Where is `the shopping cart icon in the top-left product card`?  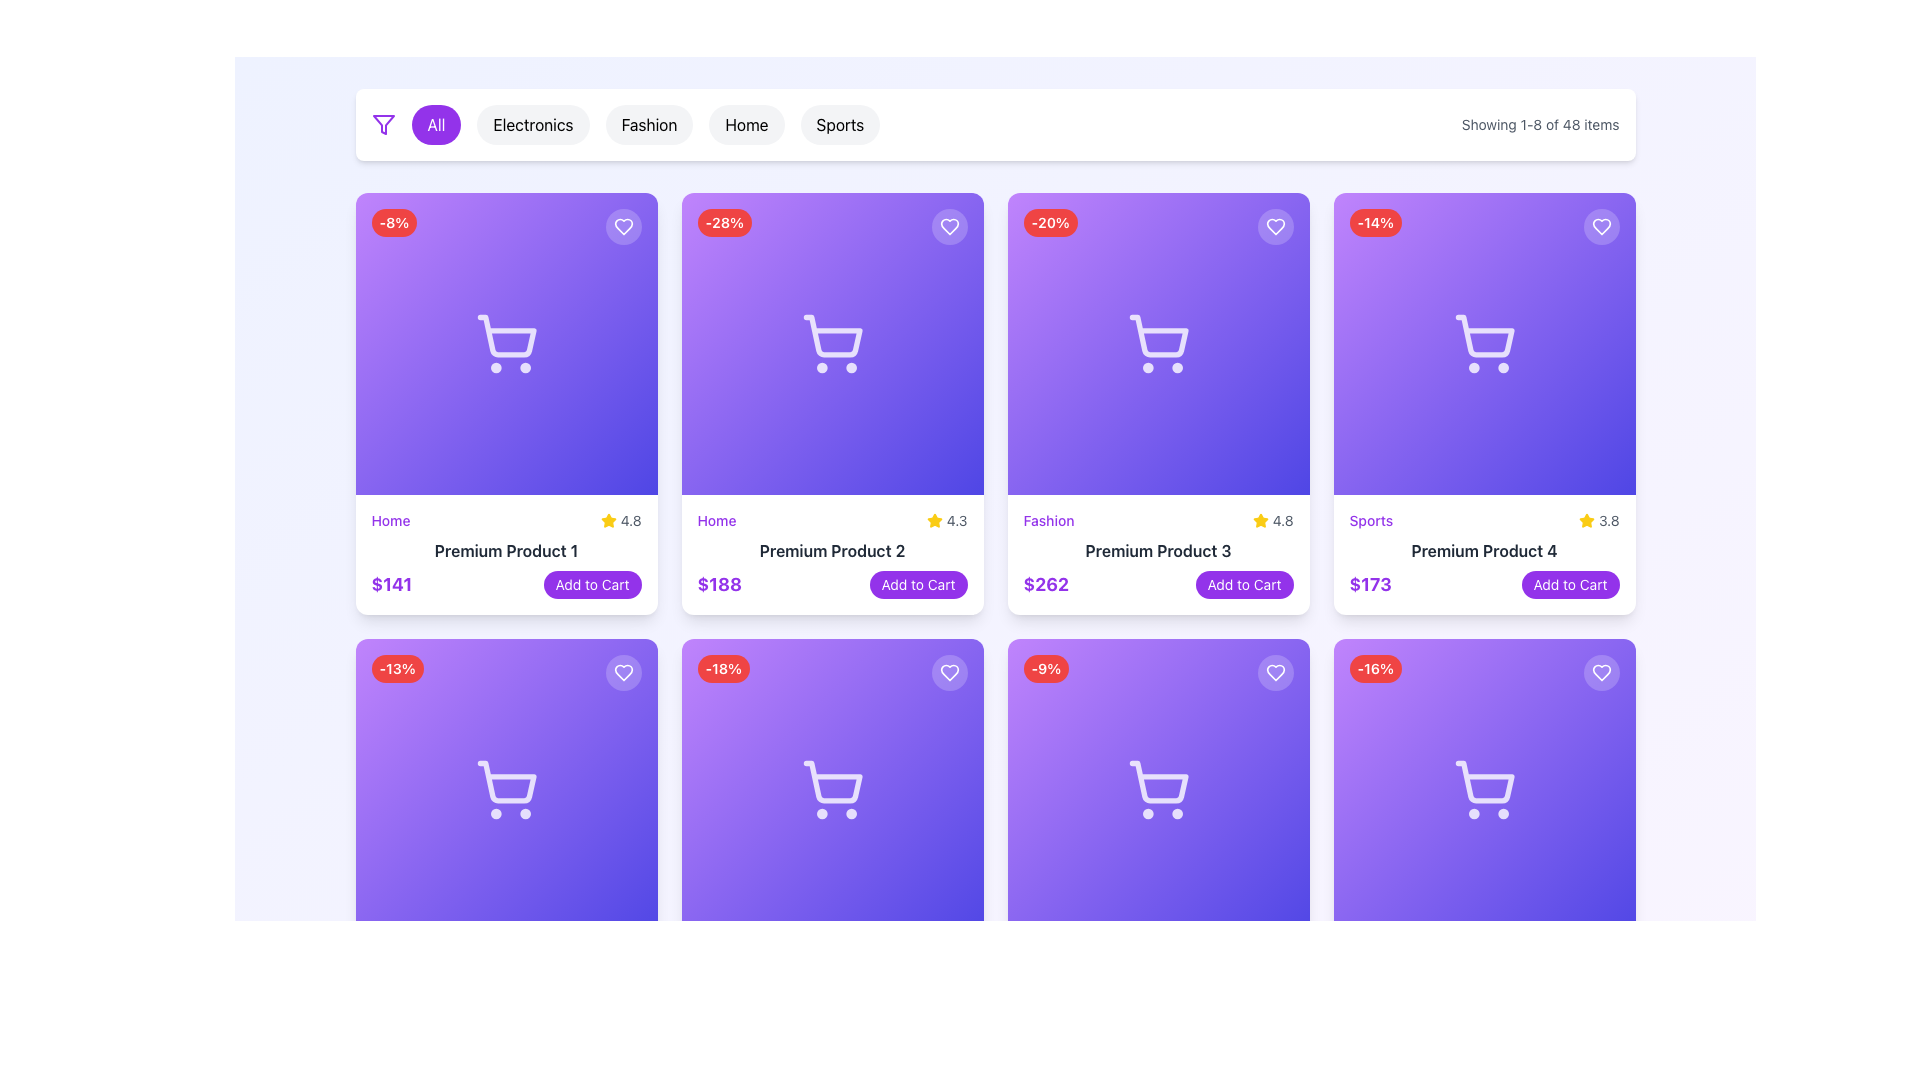 the shopping cart icon in the top-left product card is located at coordinates (506, 335).